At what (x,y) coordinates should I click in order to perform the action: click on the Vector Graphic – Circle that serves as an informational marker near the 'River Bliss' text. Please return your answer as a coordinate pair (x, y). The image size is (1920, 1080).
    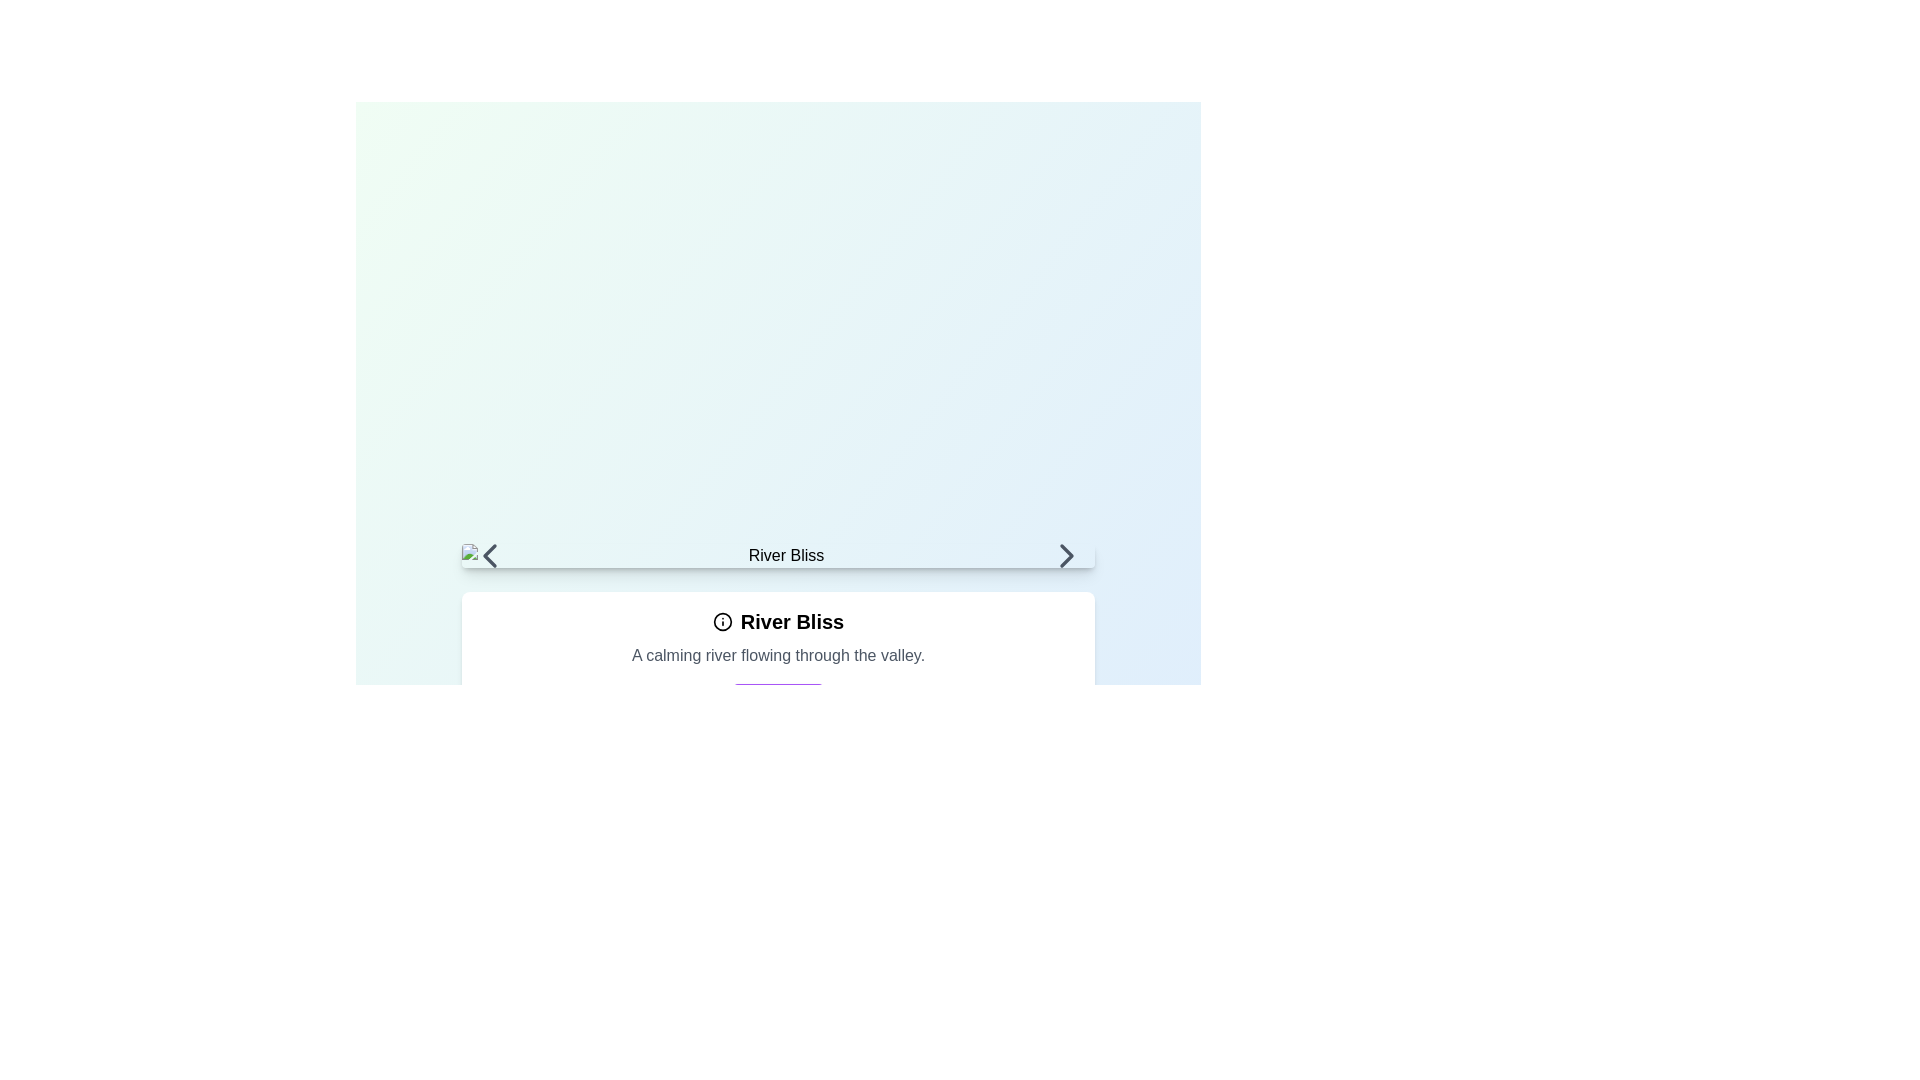
    Looking at the image, I should click on (721, 620).